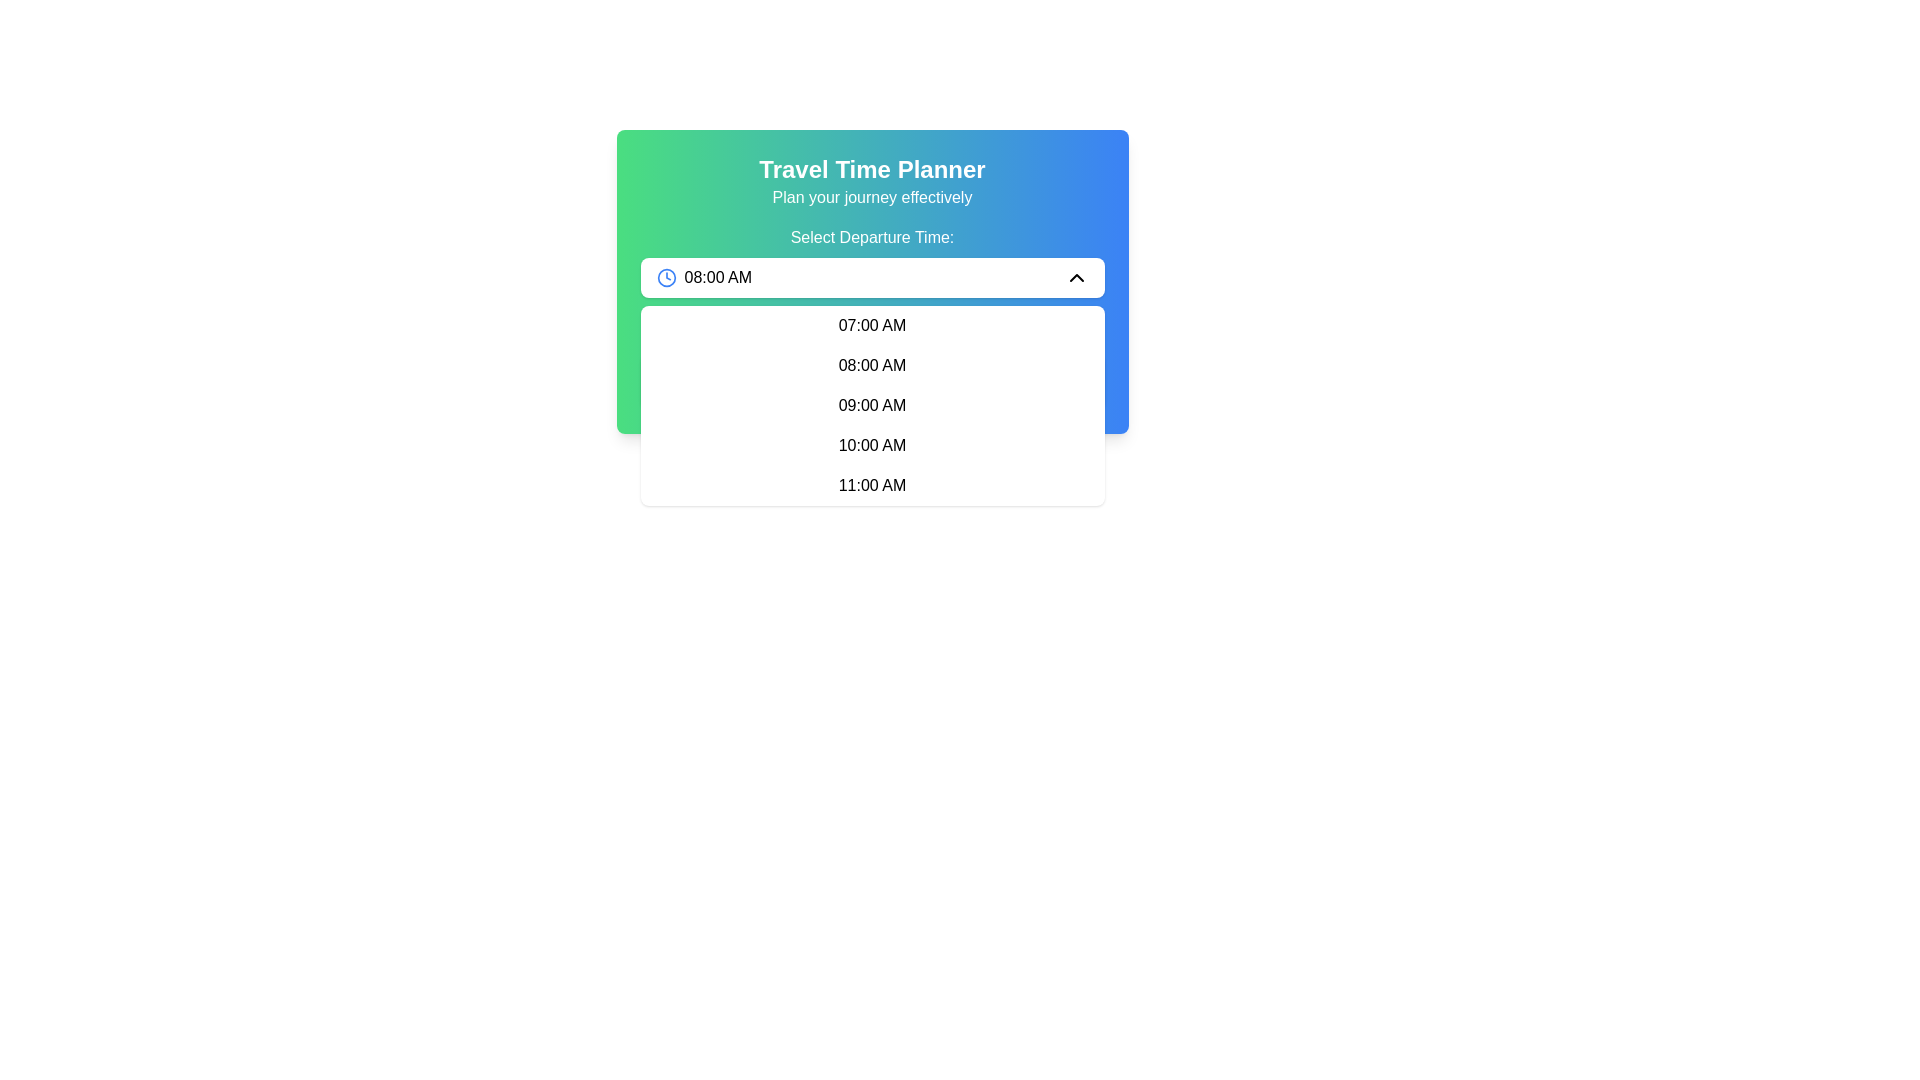 This screenshot has width=1920, height=1080. Describe the element at coordinates (872, 445) in the screenshot. I see `the '10:00 AM' option in the fourth position of the dropdown menu` at that location.